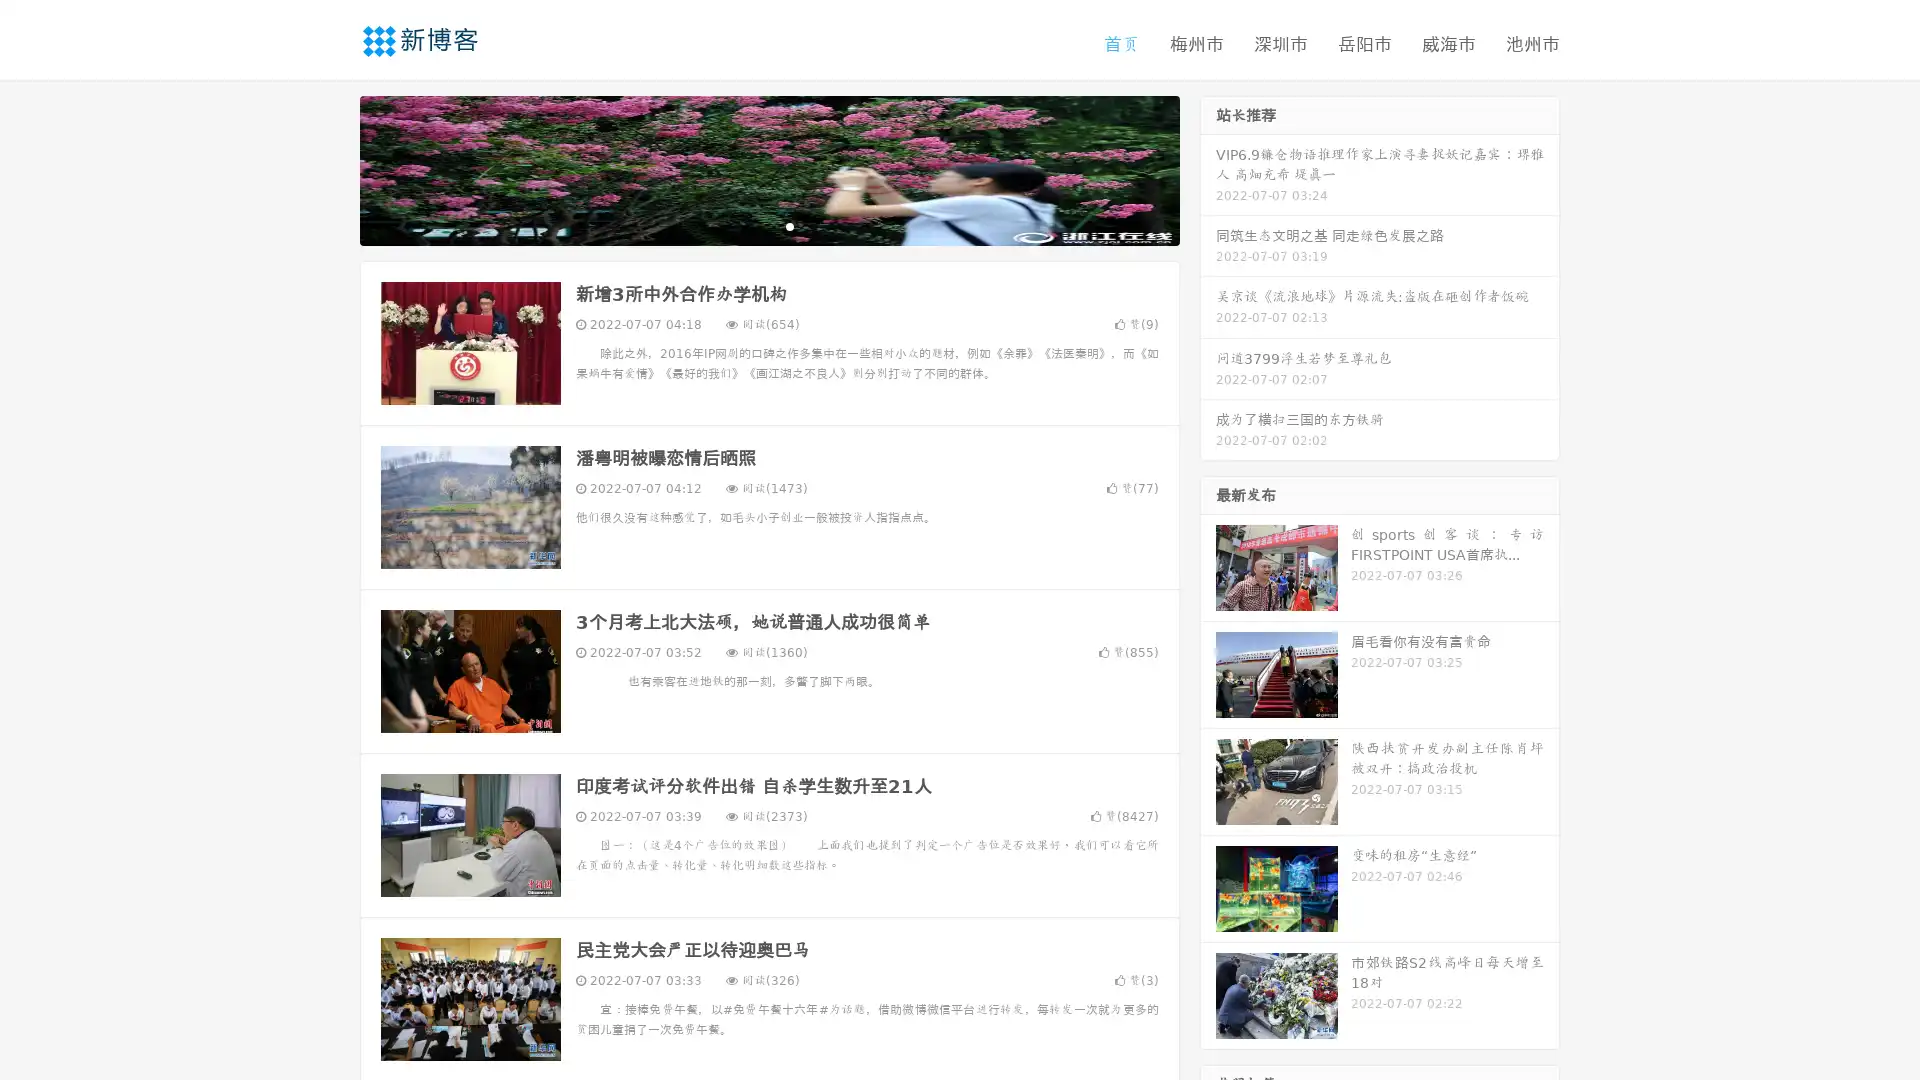 The image size is (1920, 1080). Describe the element at coordinates (330, 168) in the screenshot. I see `Previous slide` at that location.